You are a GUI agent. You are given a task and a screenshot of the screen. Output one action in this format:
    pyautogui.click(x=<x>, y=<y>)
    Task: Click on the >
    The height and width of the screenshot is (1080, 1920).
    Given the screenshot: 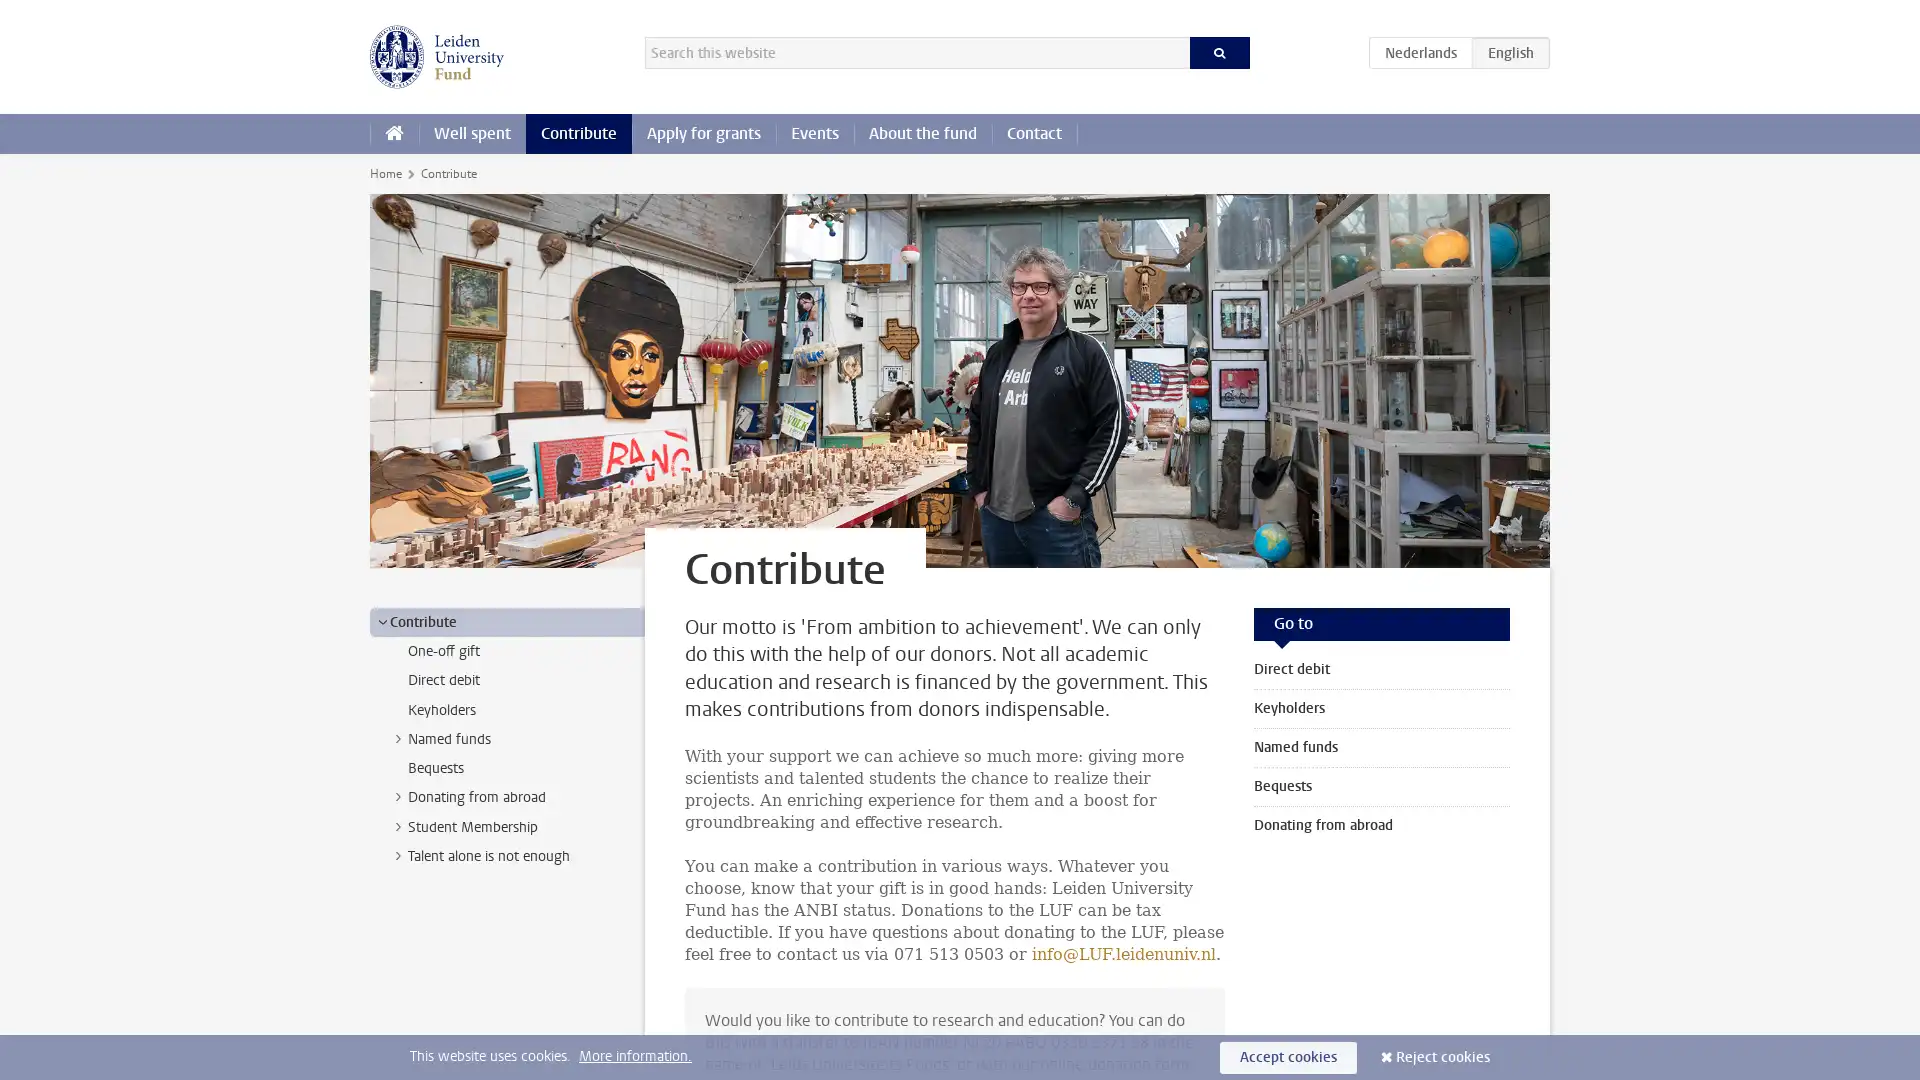 What is the action you would take?
    pyautogui.click(x=382, y=620)
    